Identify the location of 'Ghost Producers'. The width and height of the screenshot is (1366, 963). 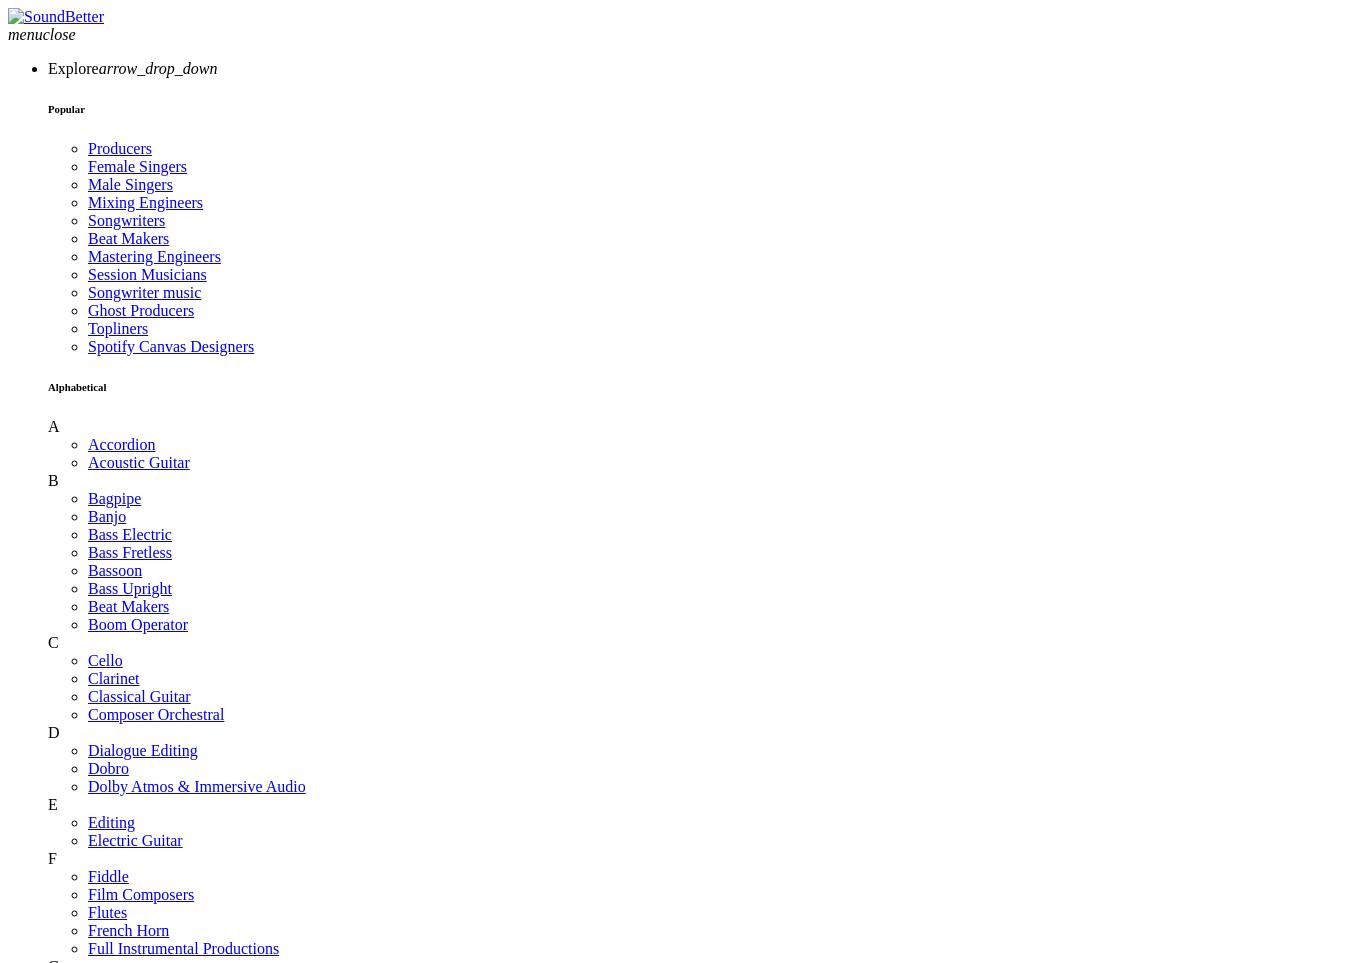
(139, 309).